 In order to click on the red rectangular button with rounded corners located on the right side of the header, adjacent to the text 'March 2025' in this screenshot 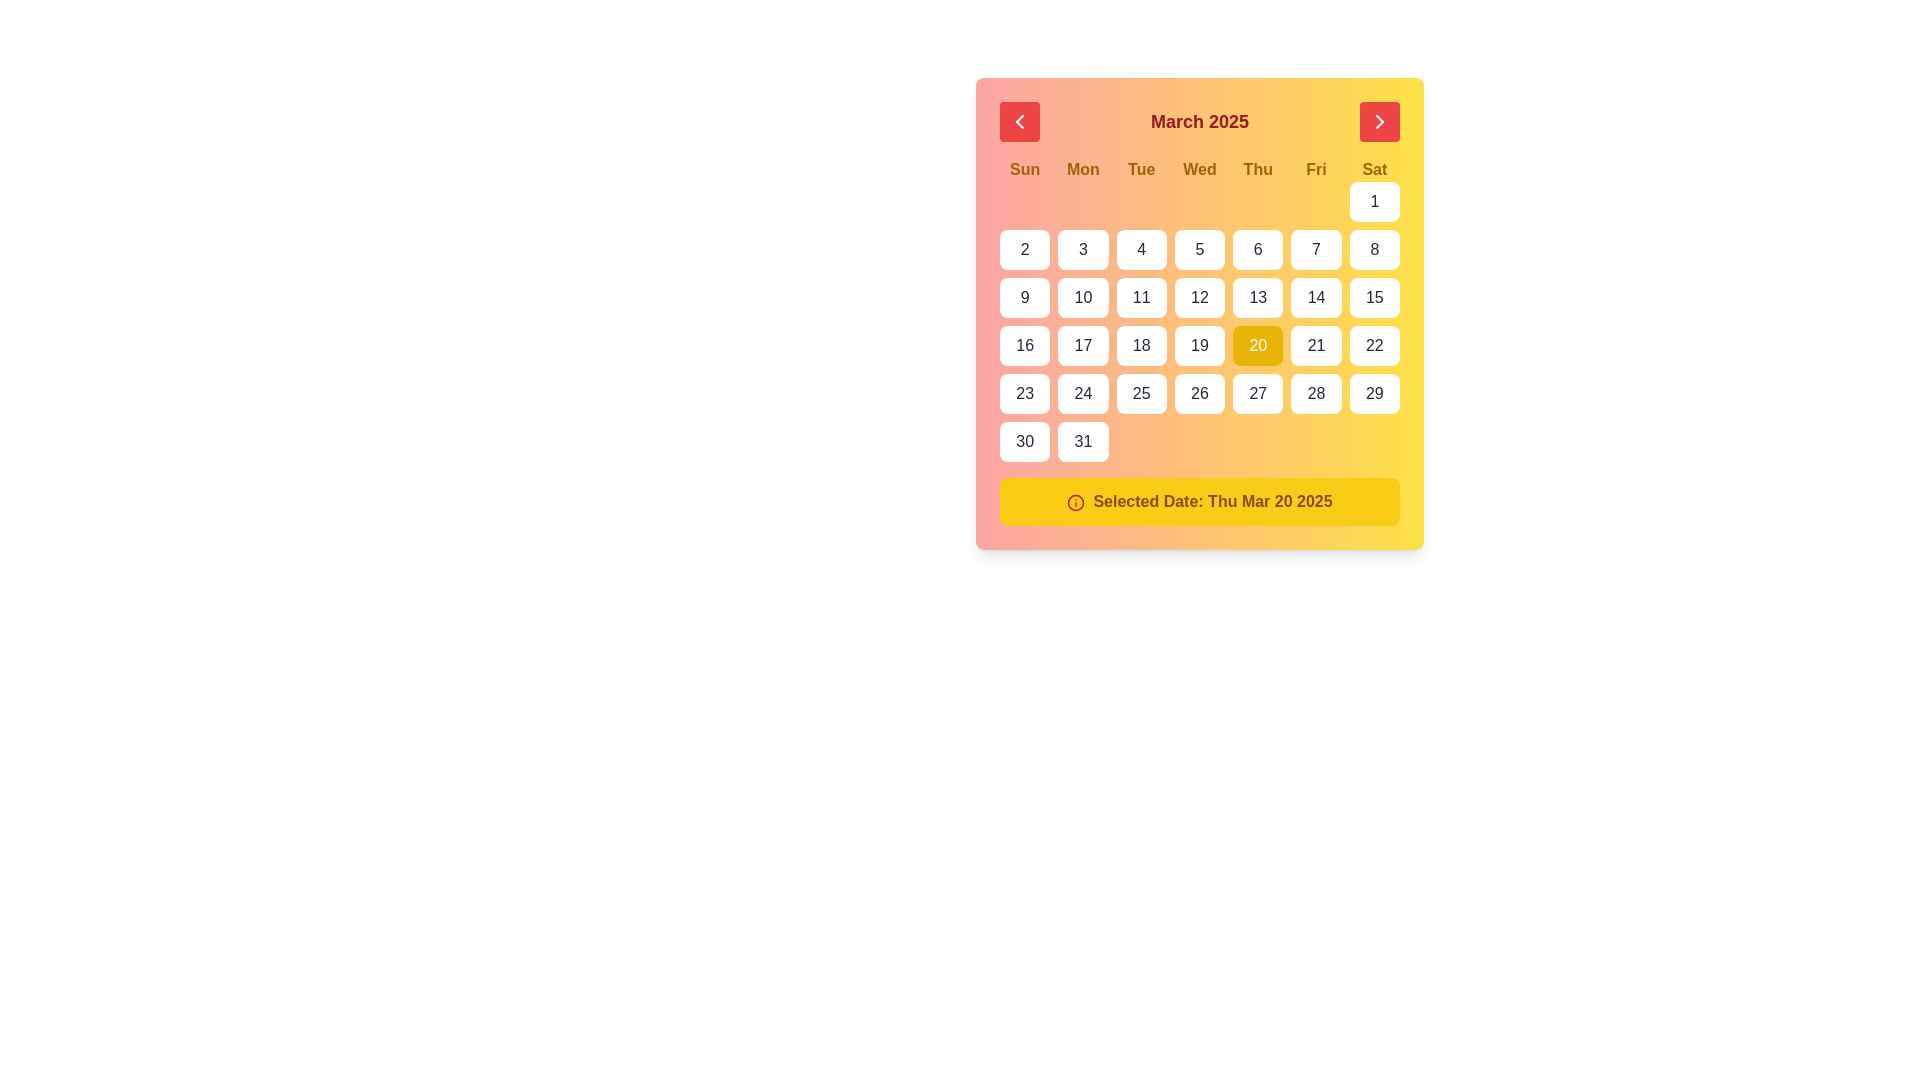, I will do `click(1379, 122)`.